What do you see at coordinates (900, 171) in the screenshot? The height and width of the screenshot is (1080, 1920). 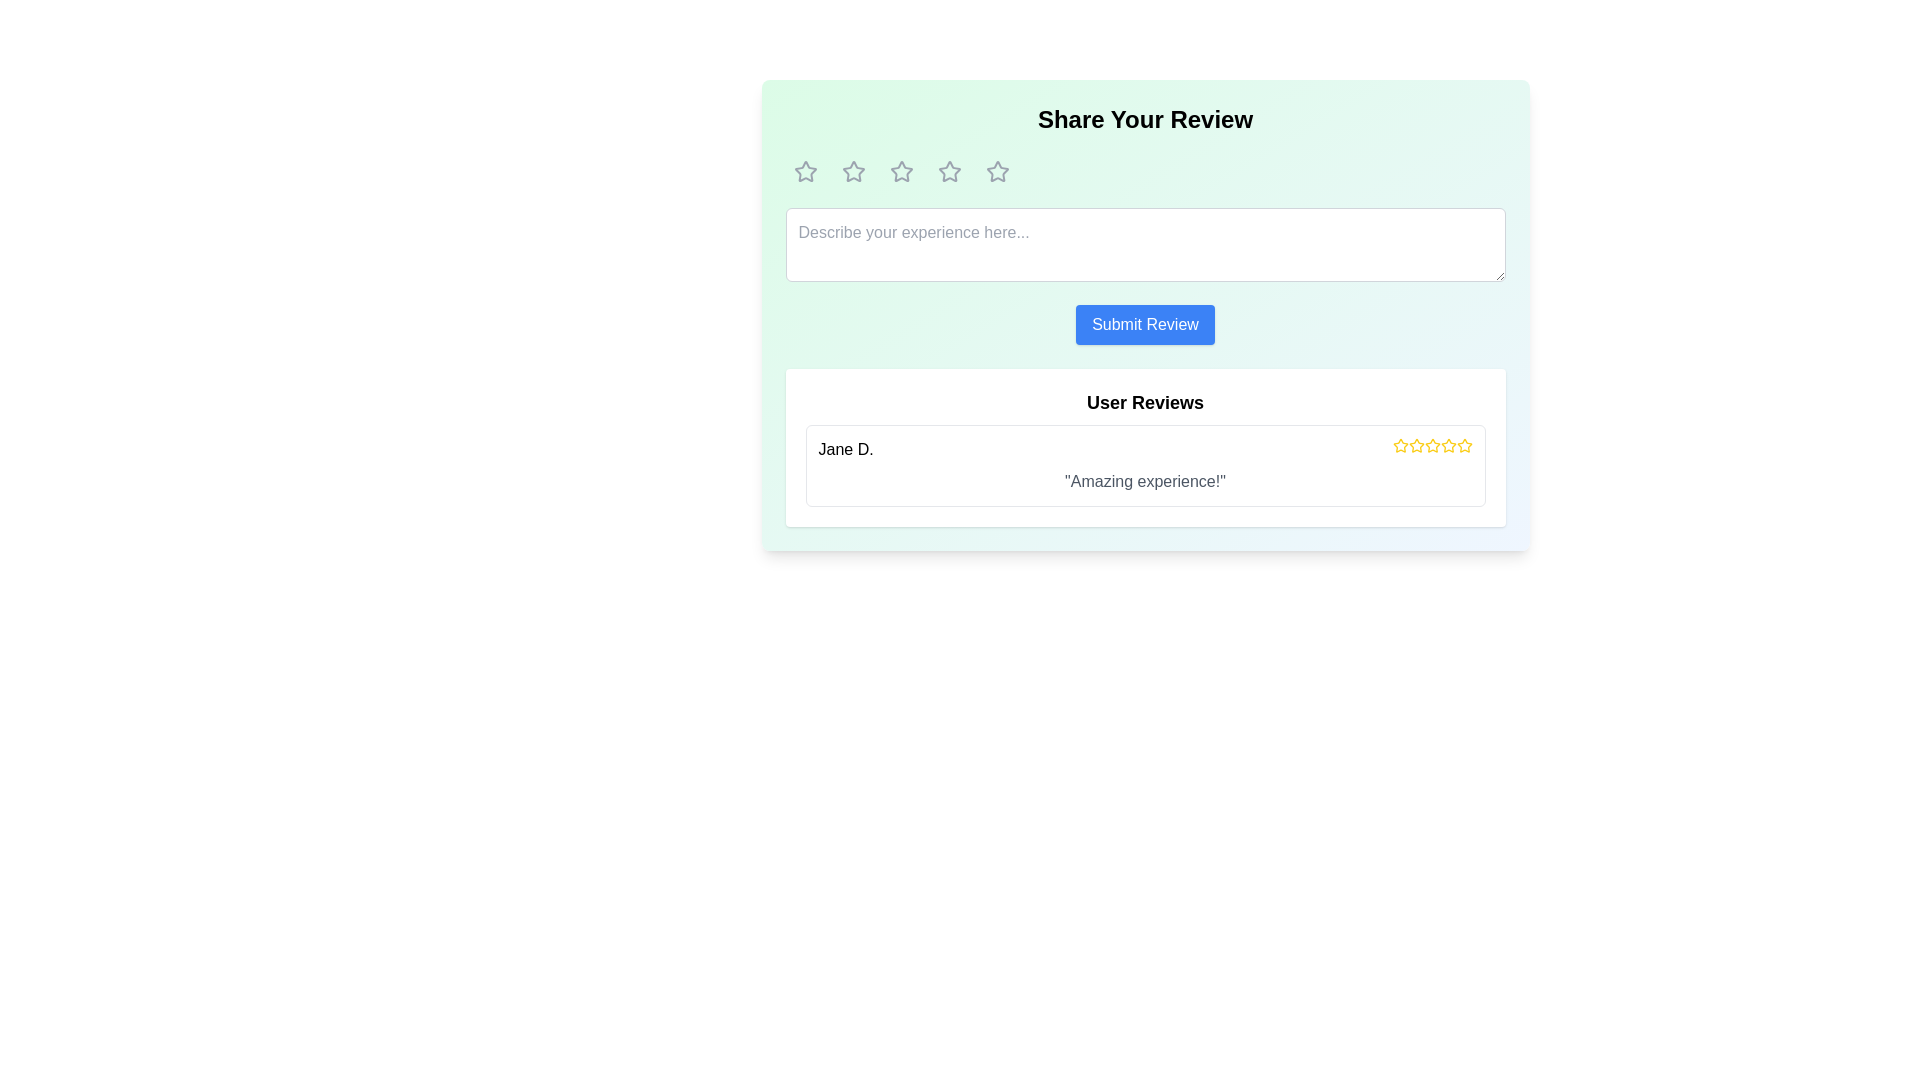 I see `the third star icon in the horizontal row of five star icons to rate it in the 'Share Your Review' section` at bounding box center [900, 171].